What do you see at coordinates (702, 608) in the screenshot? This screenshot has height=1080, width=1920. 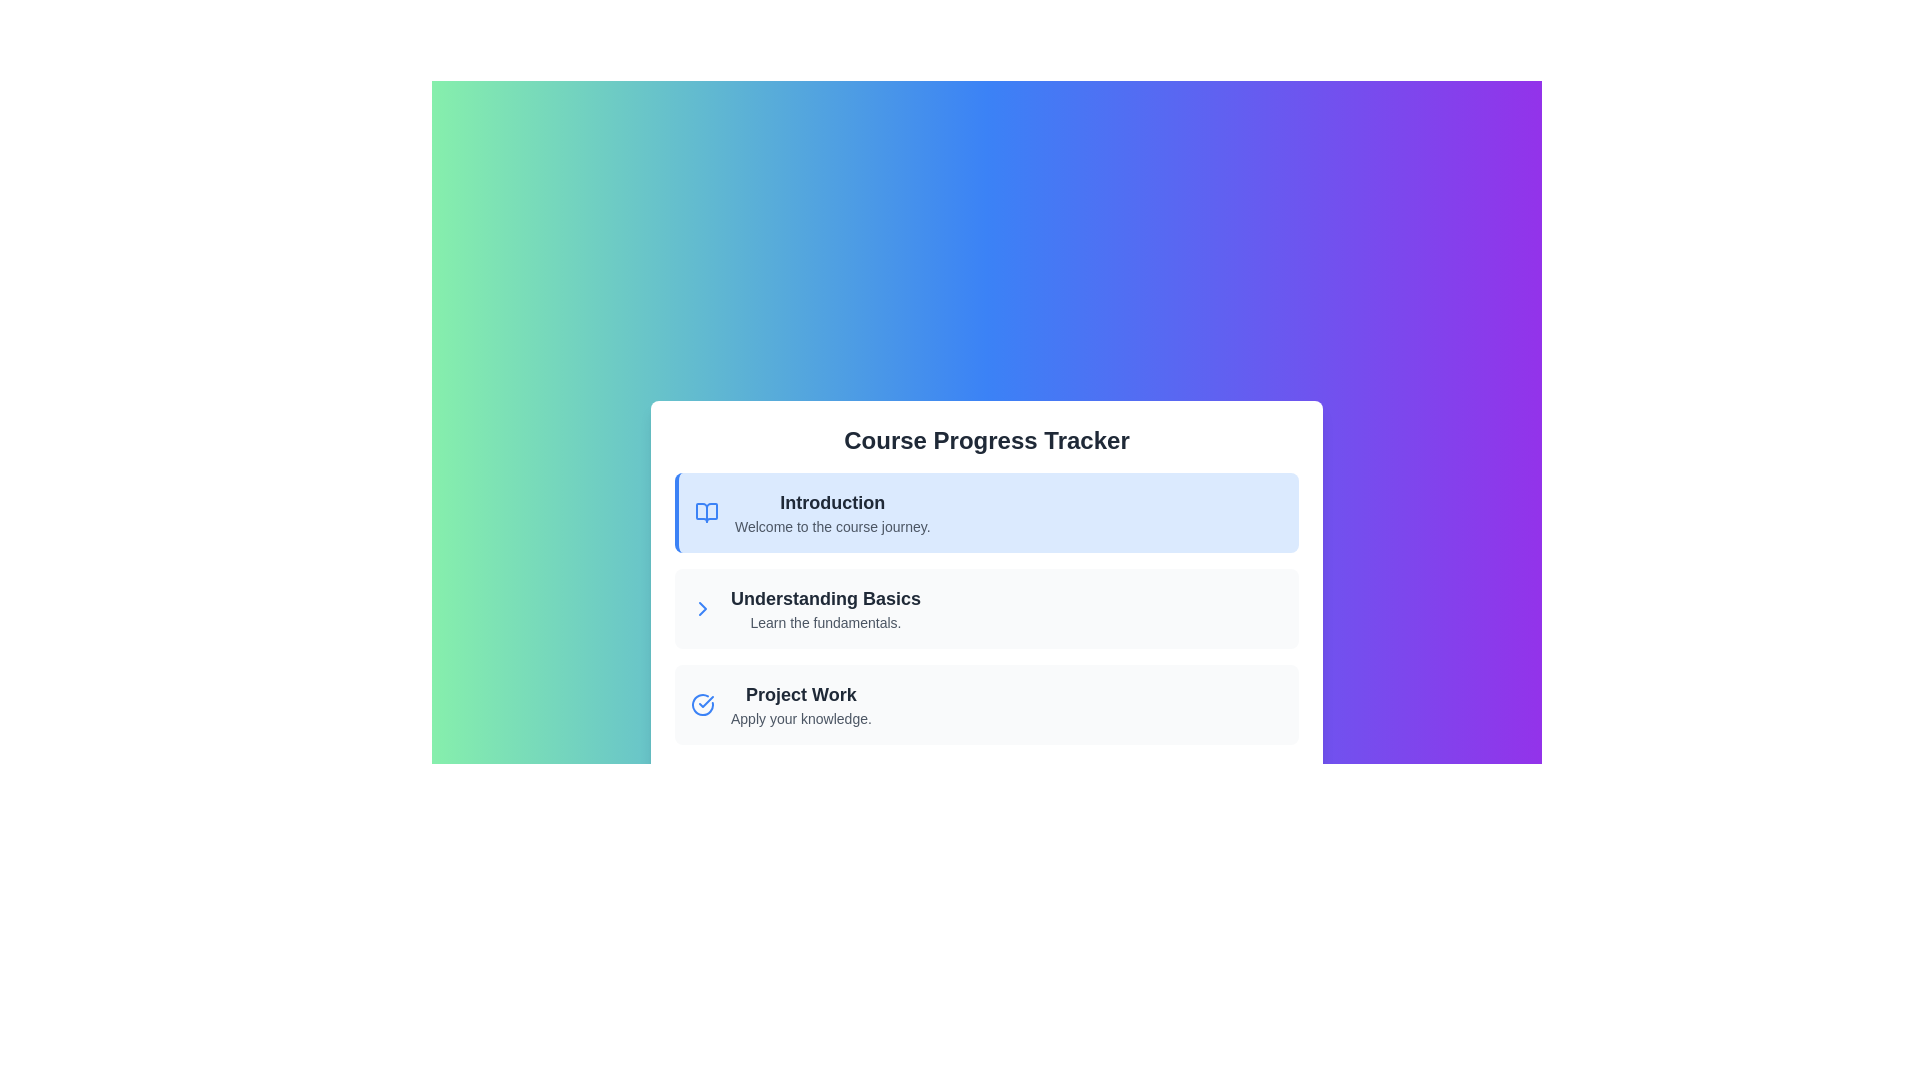 I see `the navigation icon located to the far right of the 'Understanding Basics' row, immediately following the text 'Learn the fundamentals'` at bounding box center [702, 608].